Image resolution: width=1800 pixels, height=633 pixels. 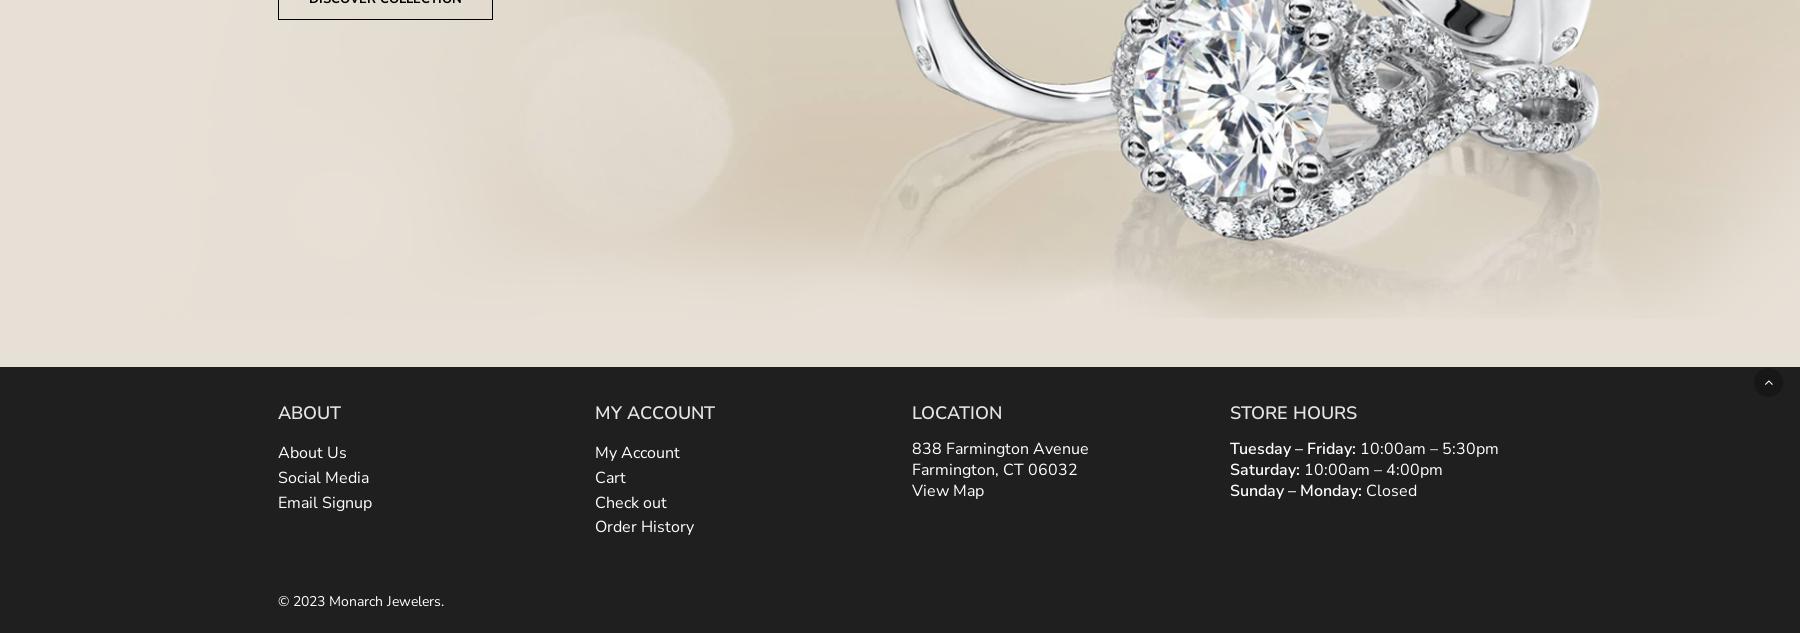 What do you see at coordinates (594, 500) in the screenshot?
I see `'Check out'` at bounding box center [594, 500].